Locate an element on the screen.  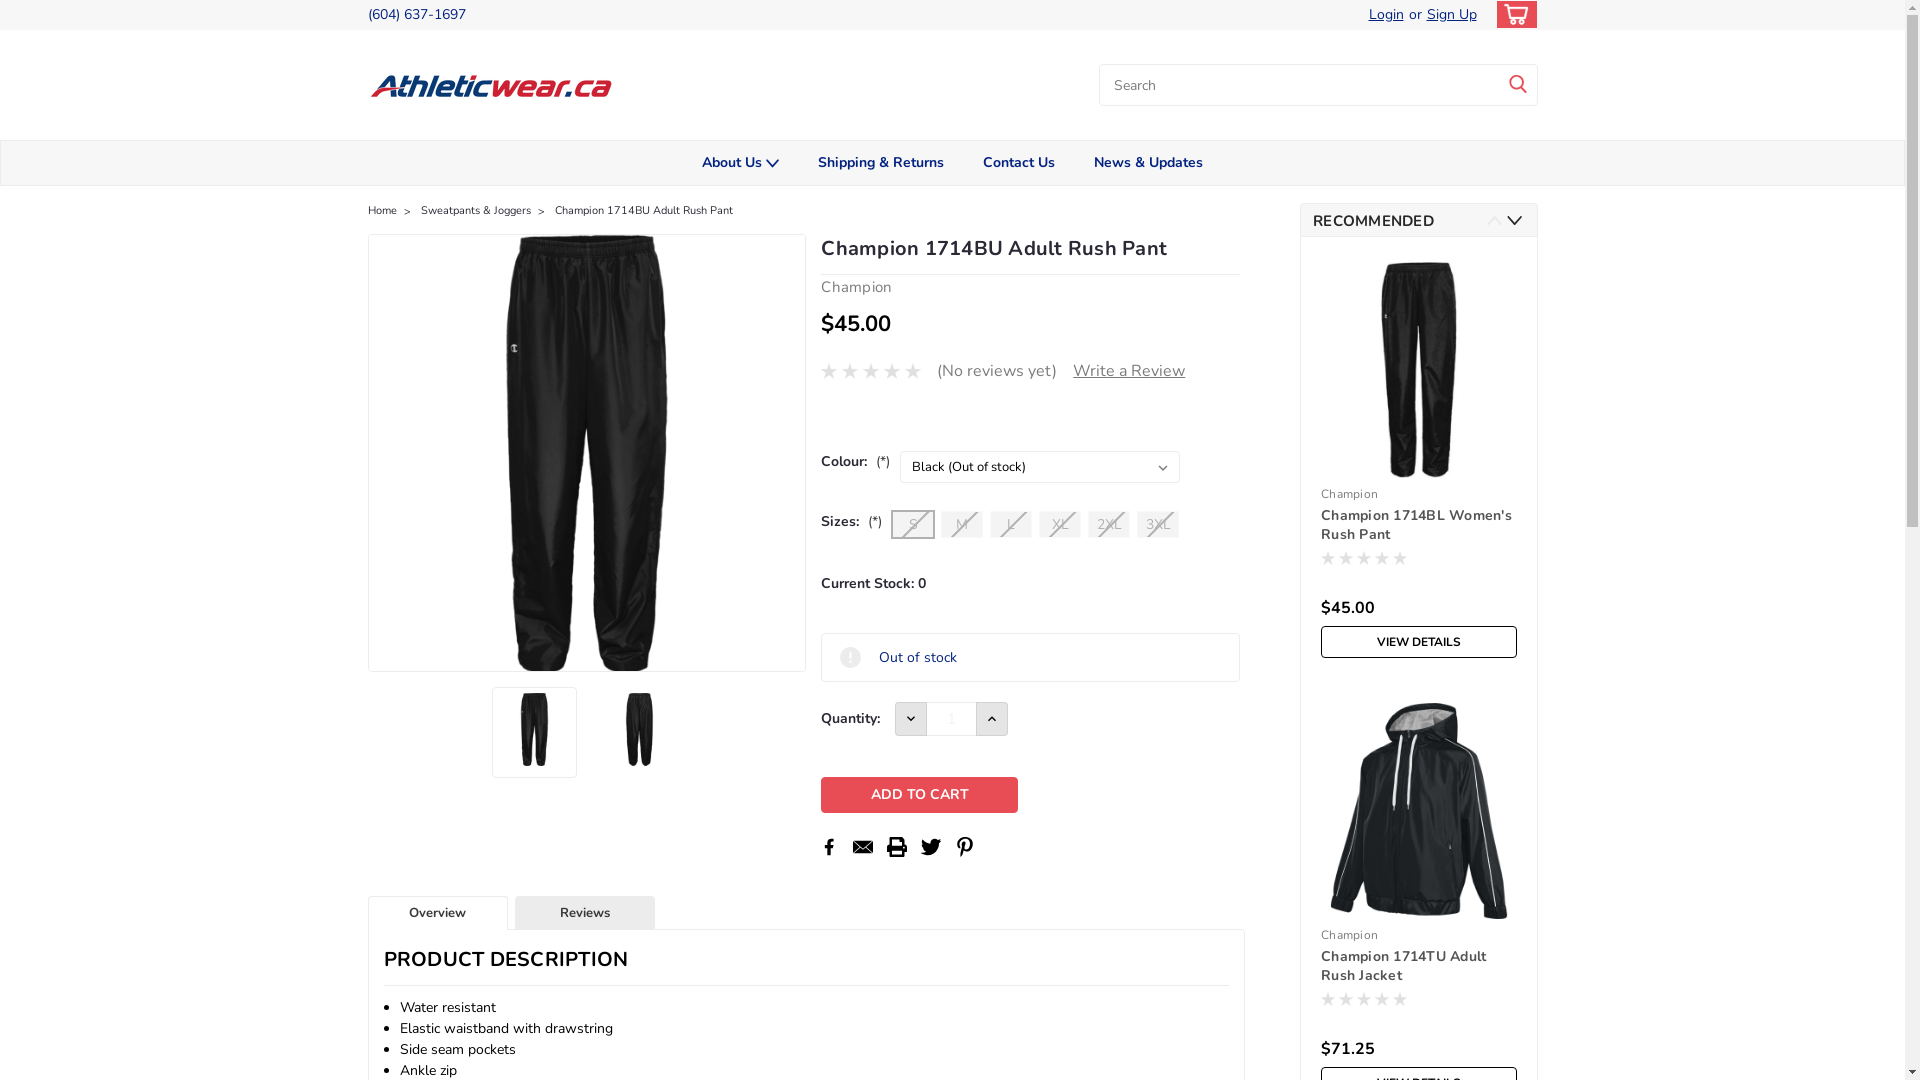
'Login' is located at coordinates (1384, 15).